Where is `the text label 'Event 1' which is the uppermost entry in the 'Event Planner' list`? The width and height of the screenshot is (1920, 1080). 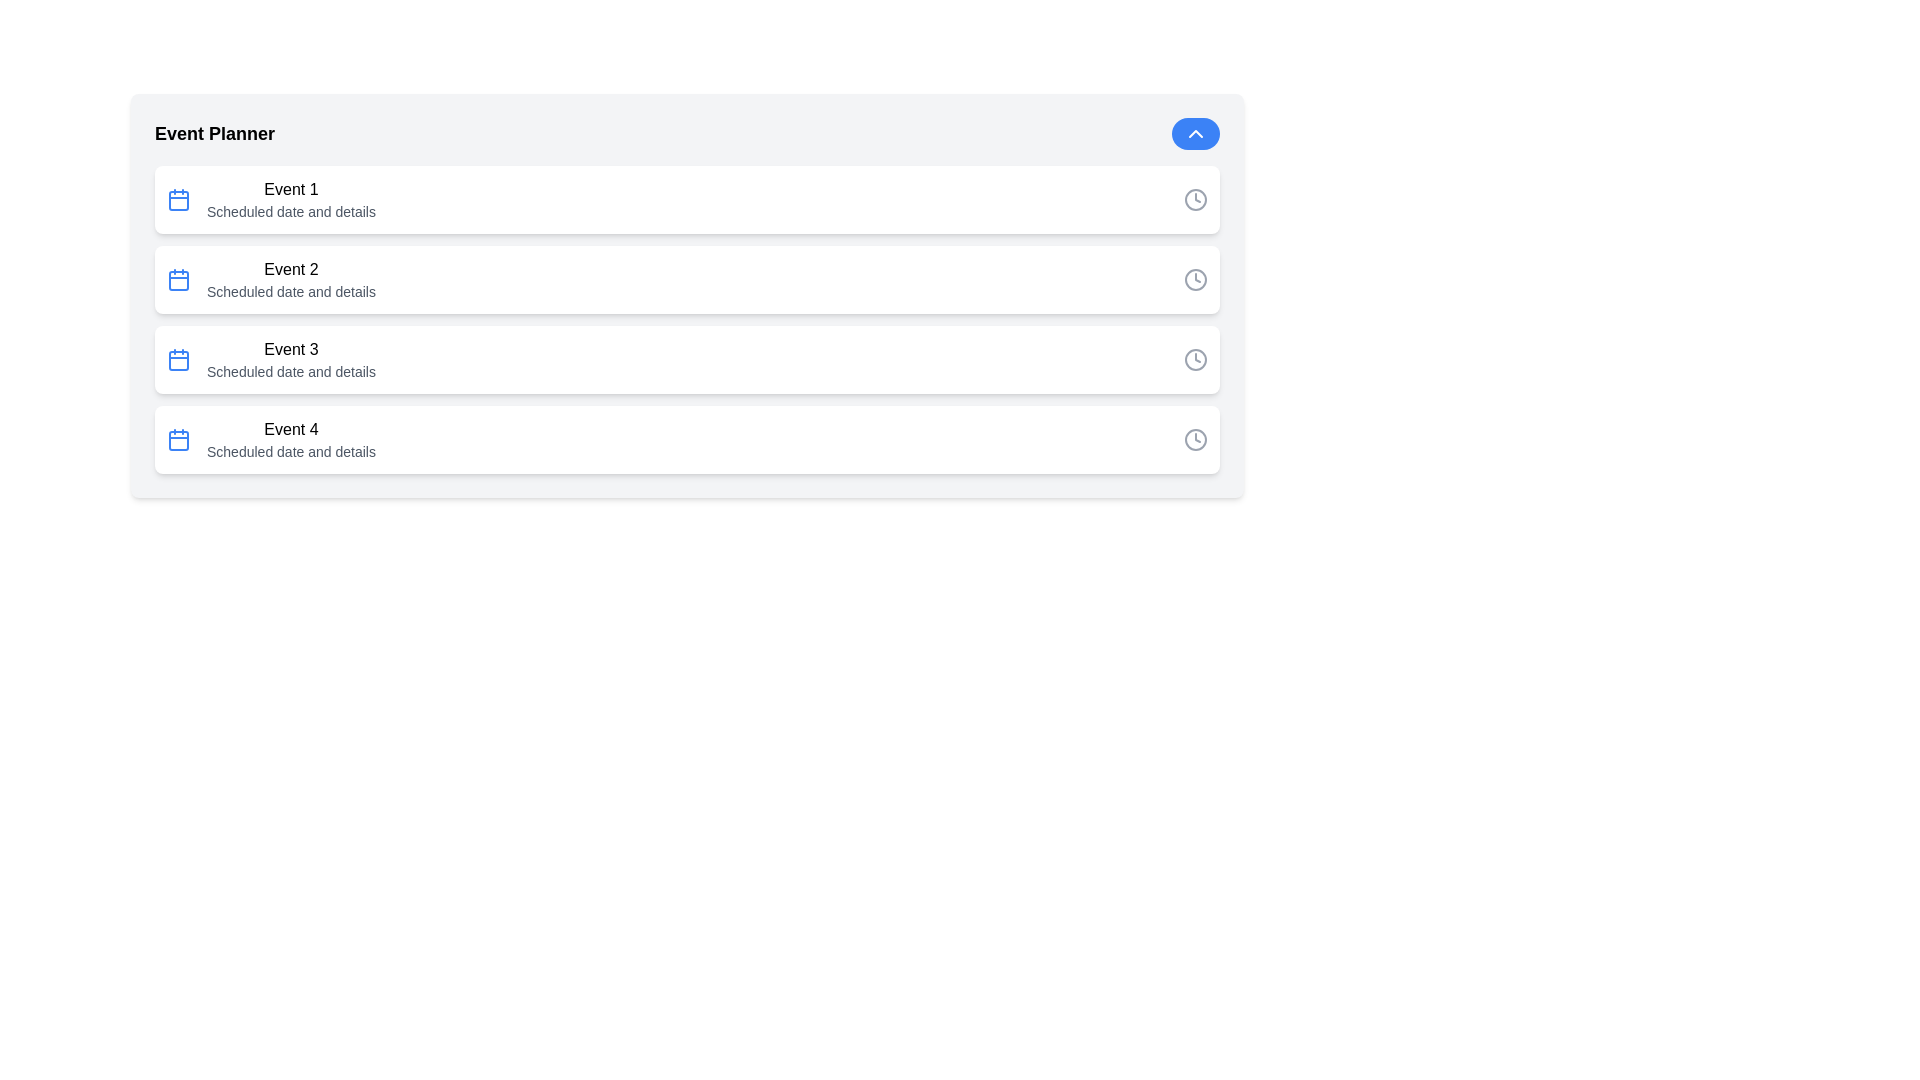 the text label 'Event 1' which is the uppermost entry in the 'Event Planner' list is located at coordinates (290, 189).